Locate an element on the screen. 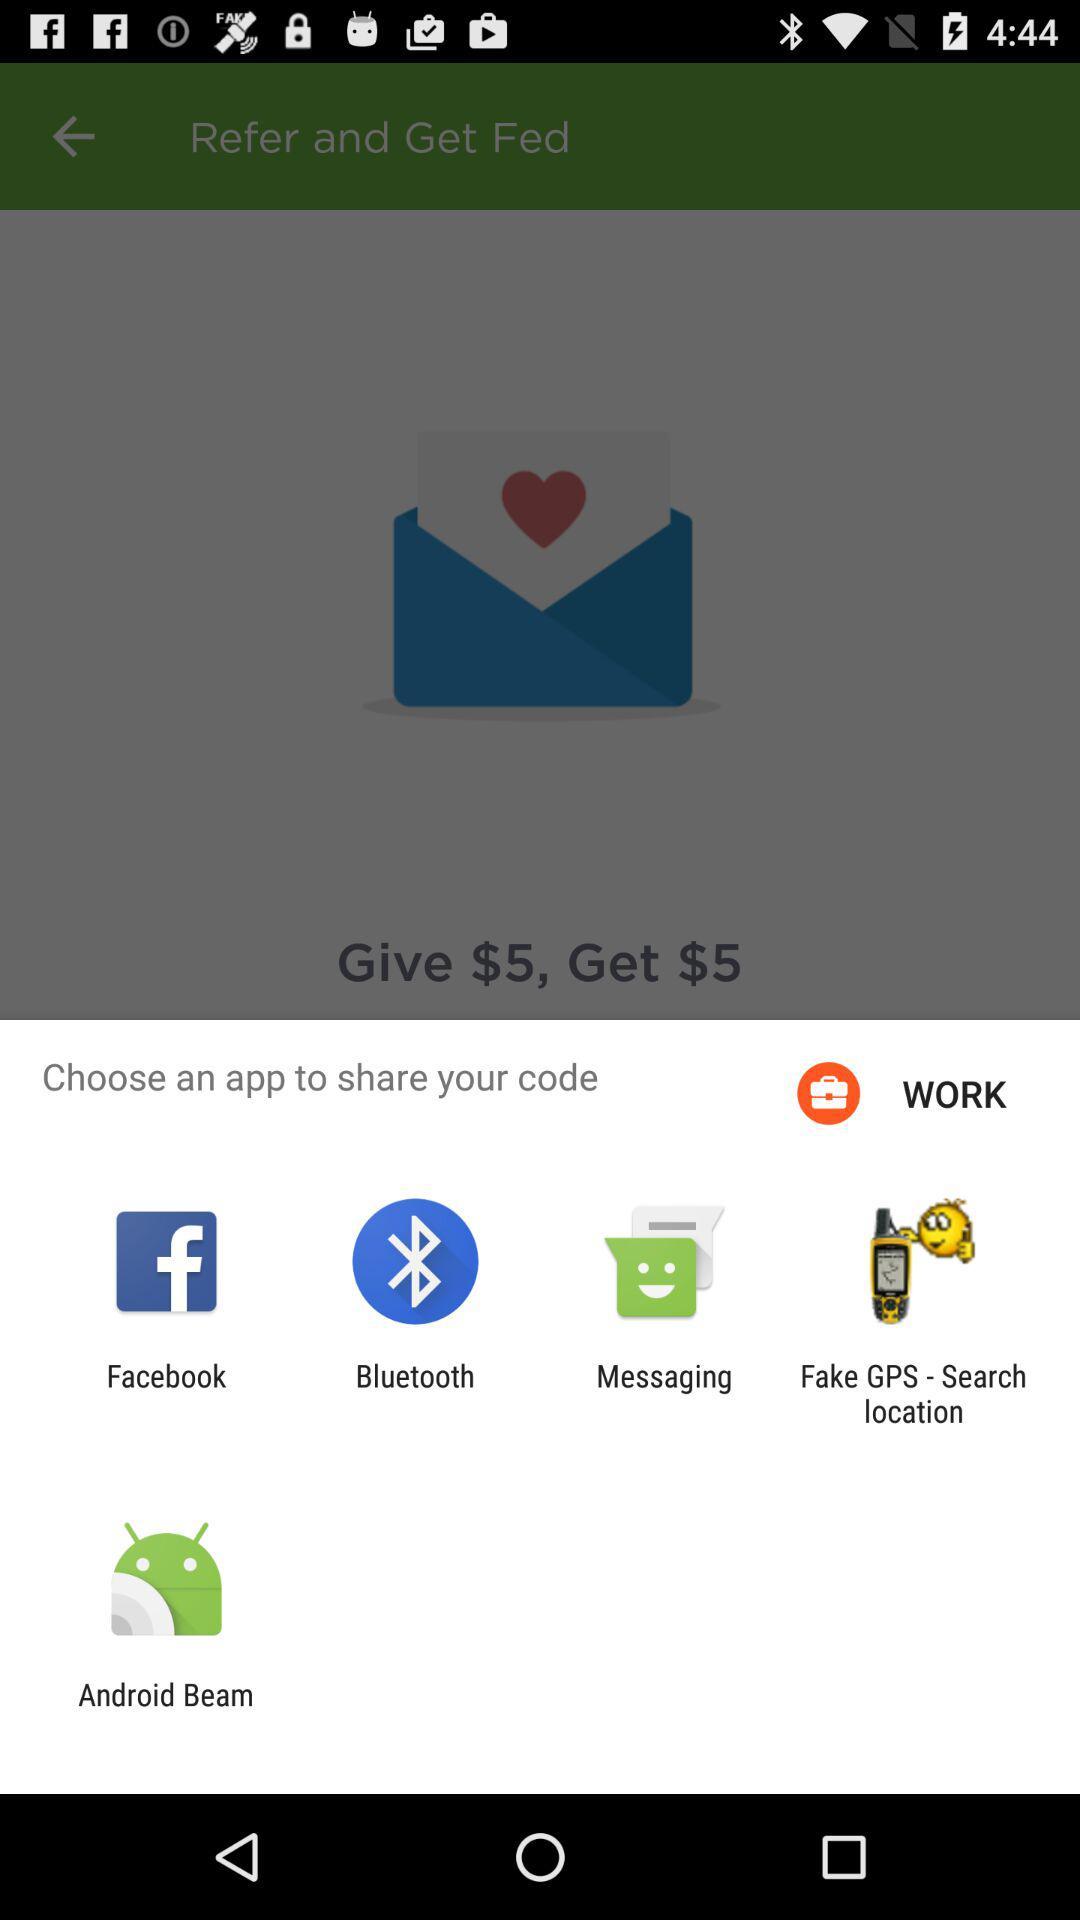  the messaging app is located at coordinates (664, 1392).